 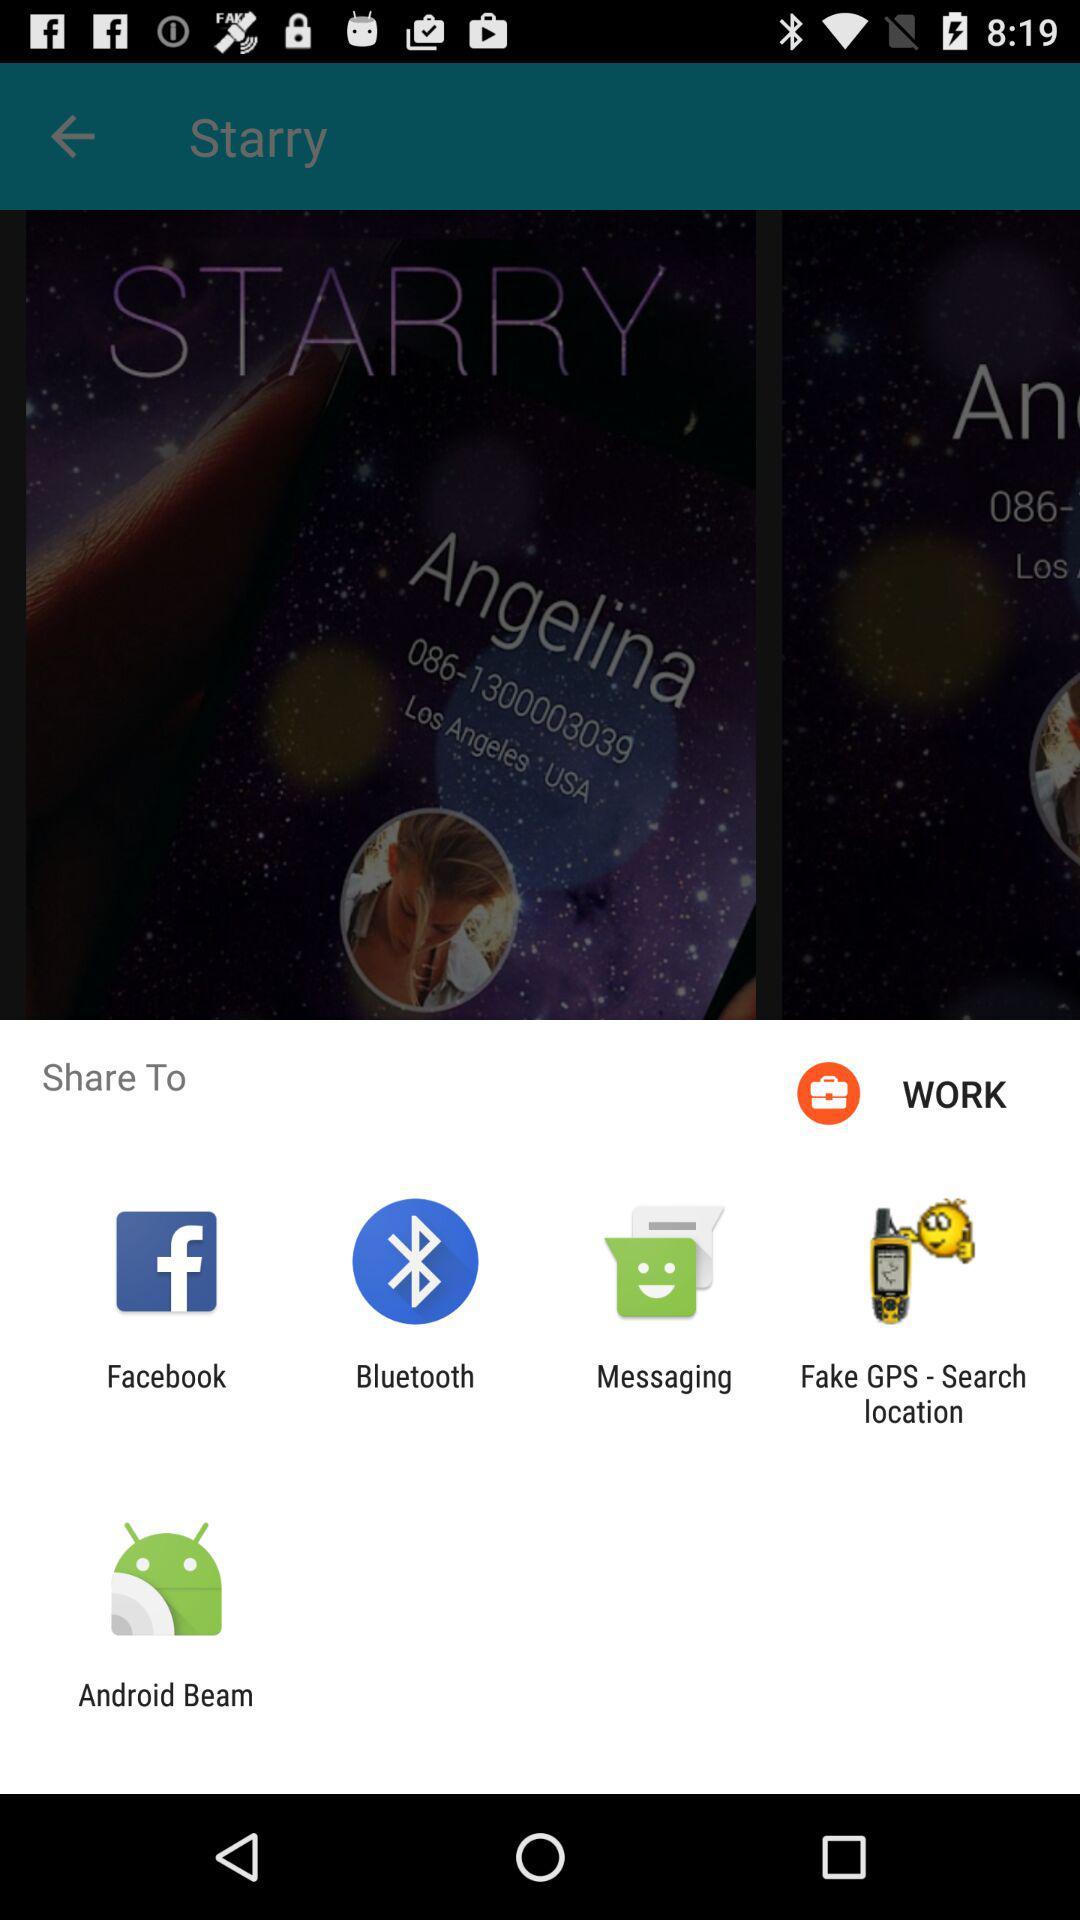 I want to click on fake gps search app, so click(x=913, y=1392).